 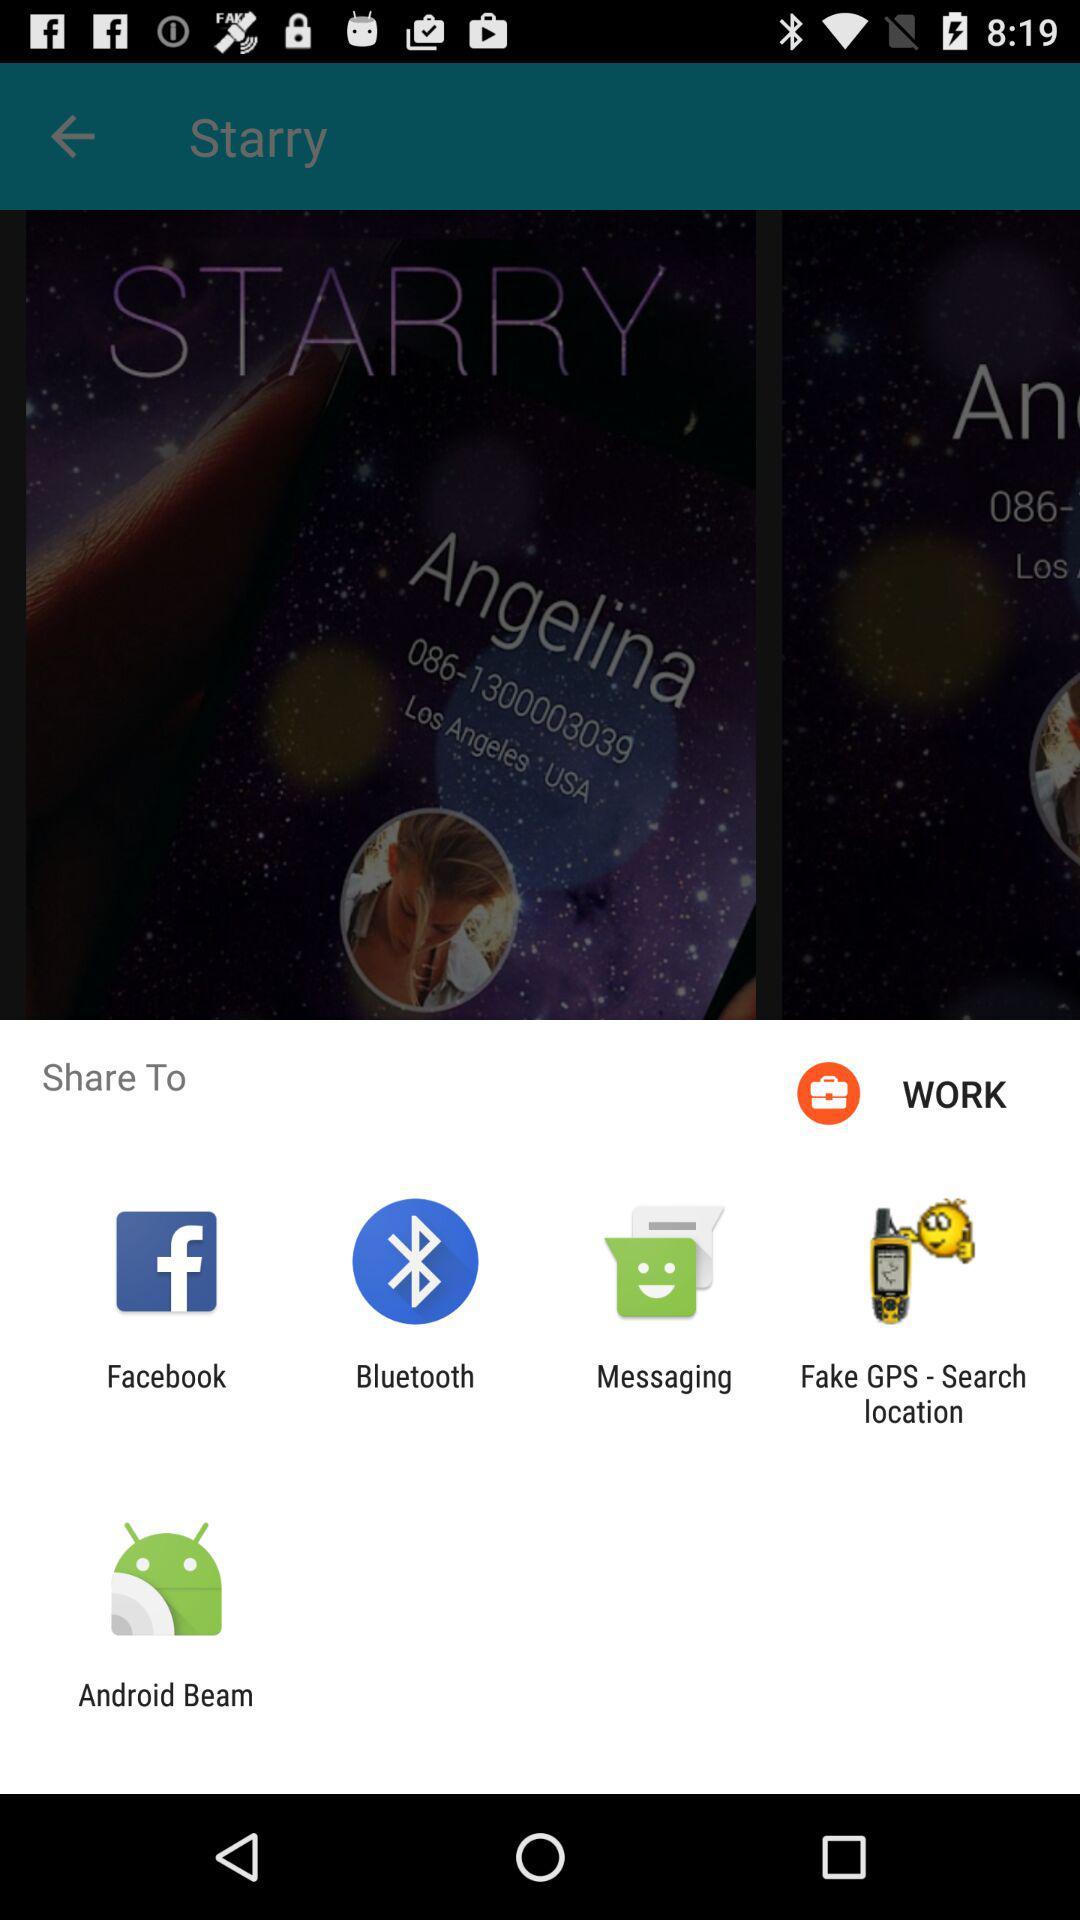 I want to click on fake gps search app, so click(x=913, y=1392).